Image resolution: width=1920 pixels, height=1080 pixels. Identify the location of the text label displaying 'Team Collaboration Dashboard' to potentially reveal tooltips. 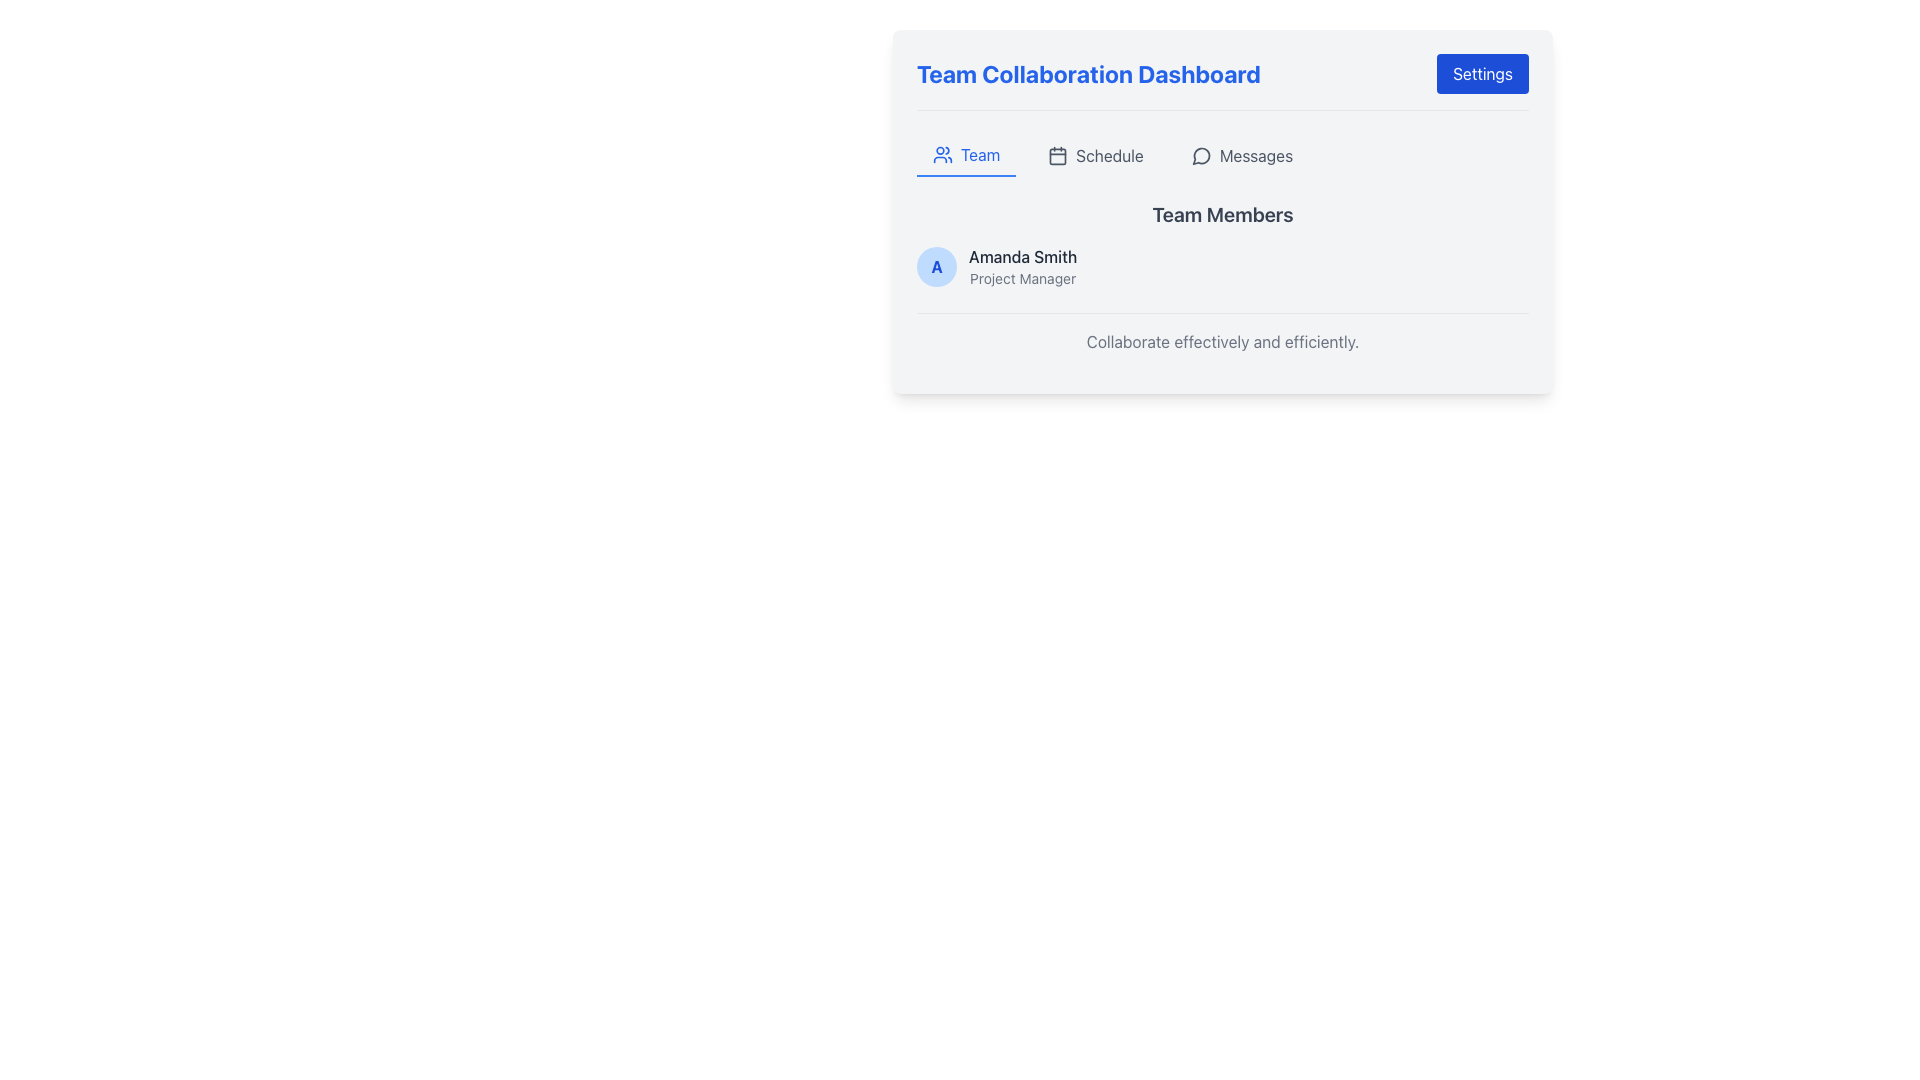
(1087, 72).